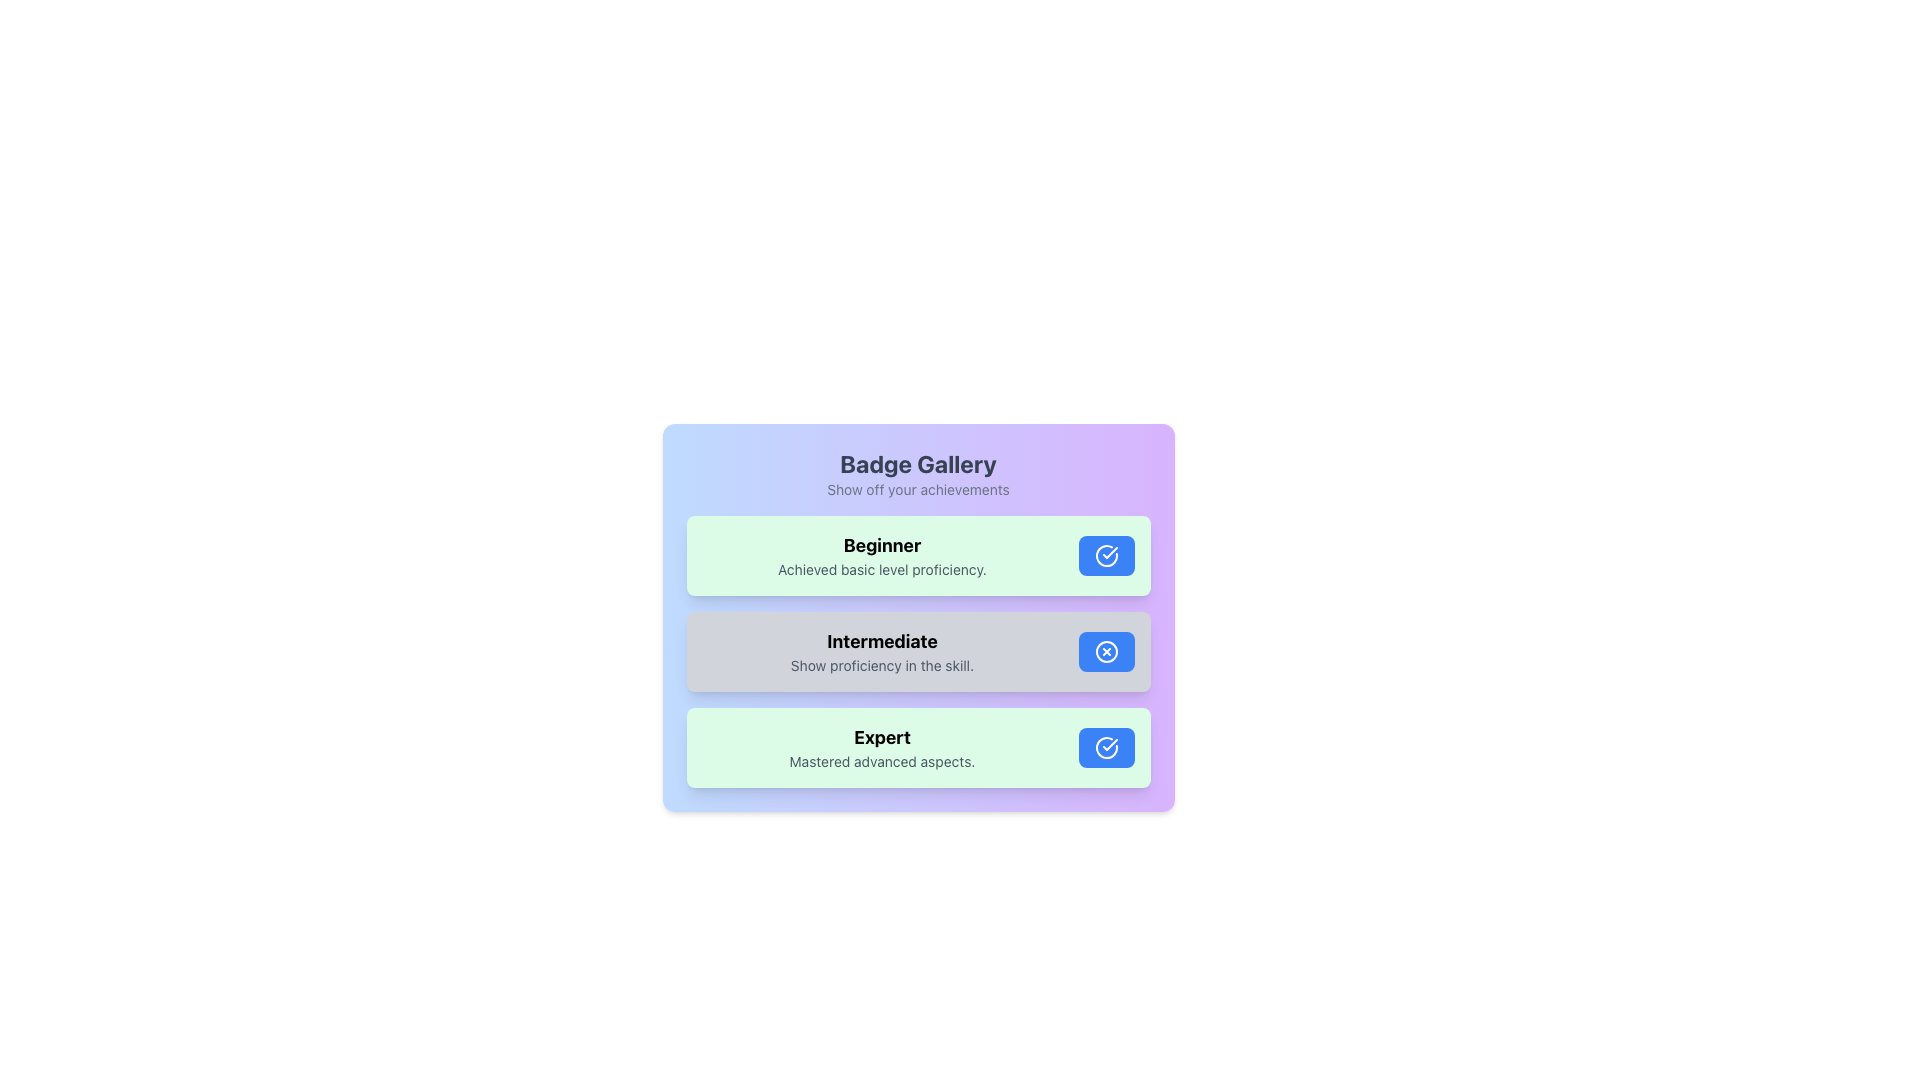 This screenshot has width=1920, height=1080. What do you see at coordinates (1105, 651) in the screenshot?
I see `the circular part of the cancellation icon located within the button aligned to the right of the second row labeled 'Intermediate'` at bounding box center [1105, 651].